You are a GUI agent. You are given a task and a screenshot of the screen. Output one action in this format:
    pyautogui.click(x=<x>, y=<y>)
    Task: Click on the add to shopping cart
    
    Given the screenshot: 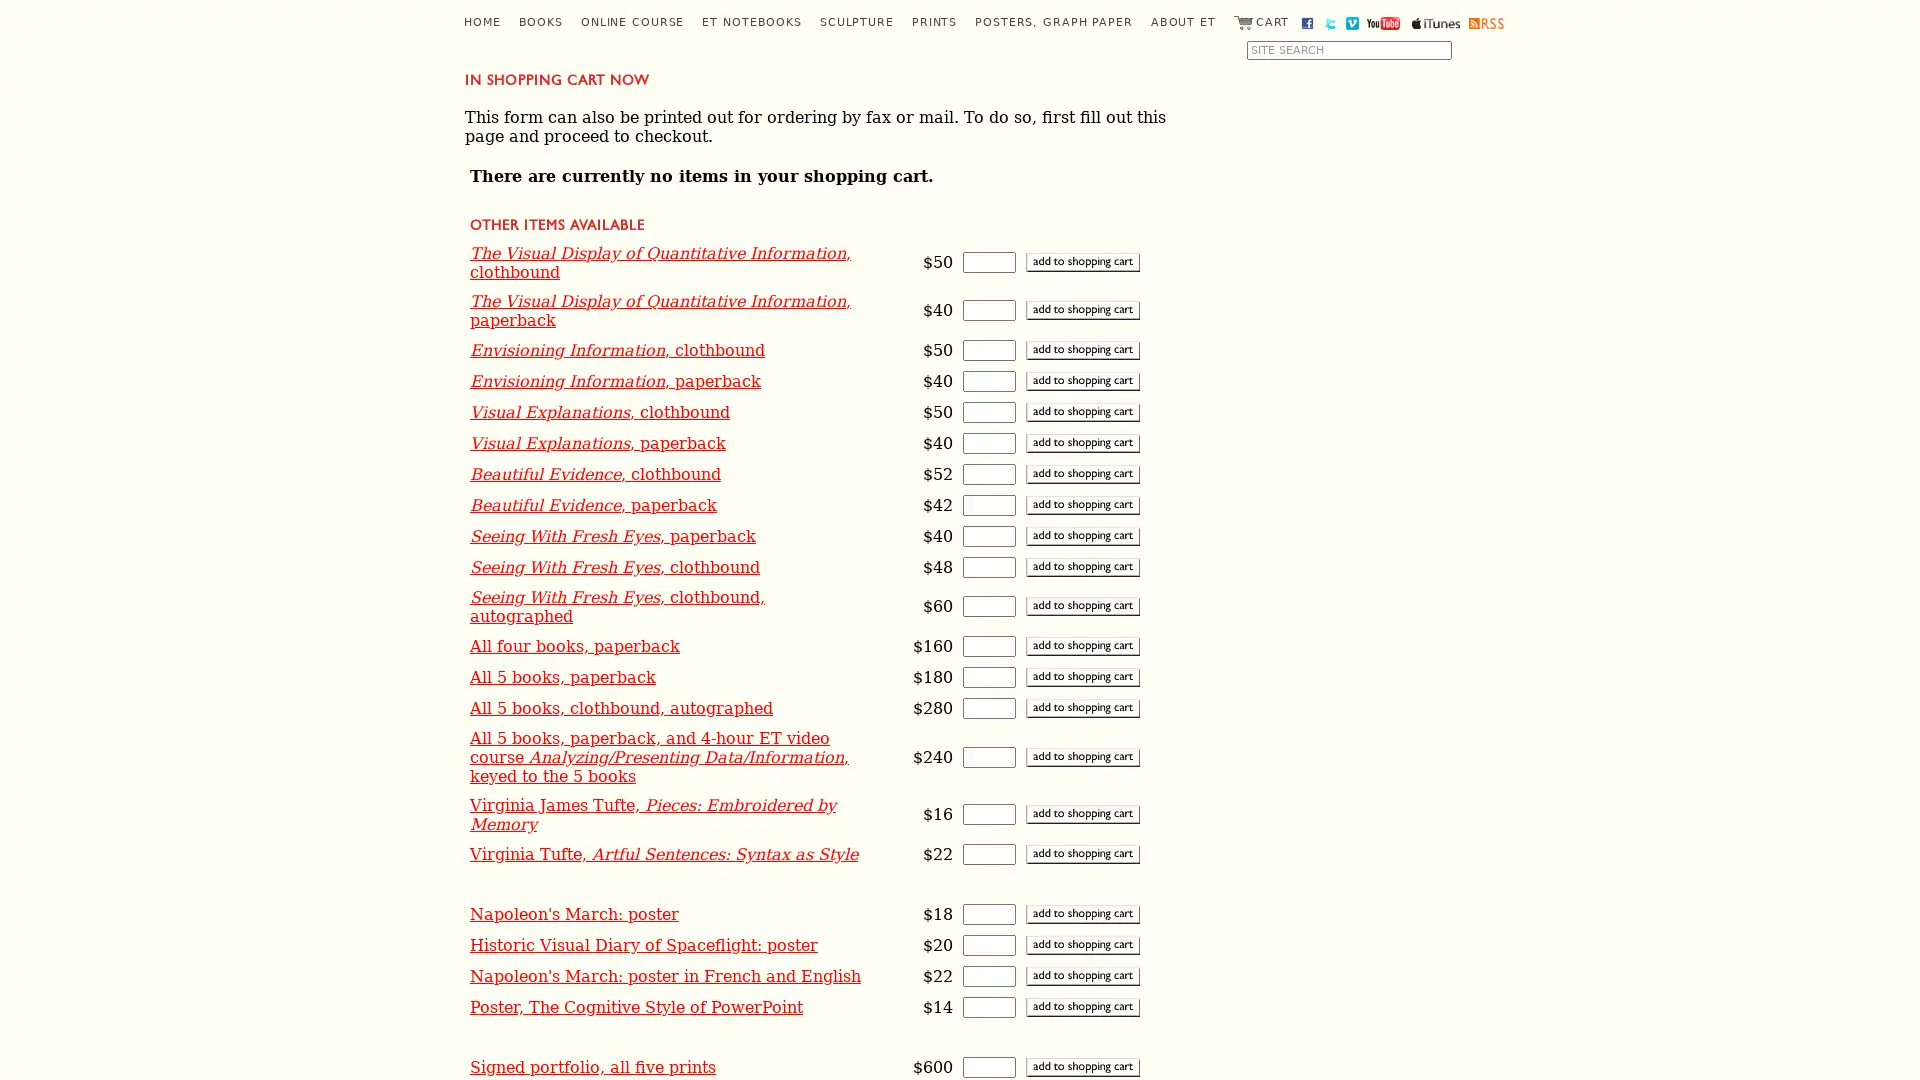 What is the action you would take?
    pyautogui.click(x=1082, y=441)
    